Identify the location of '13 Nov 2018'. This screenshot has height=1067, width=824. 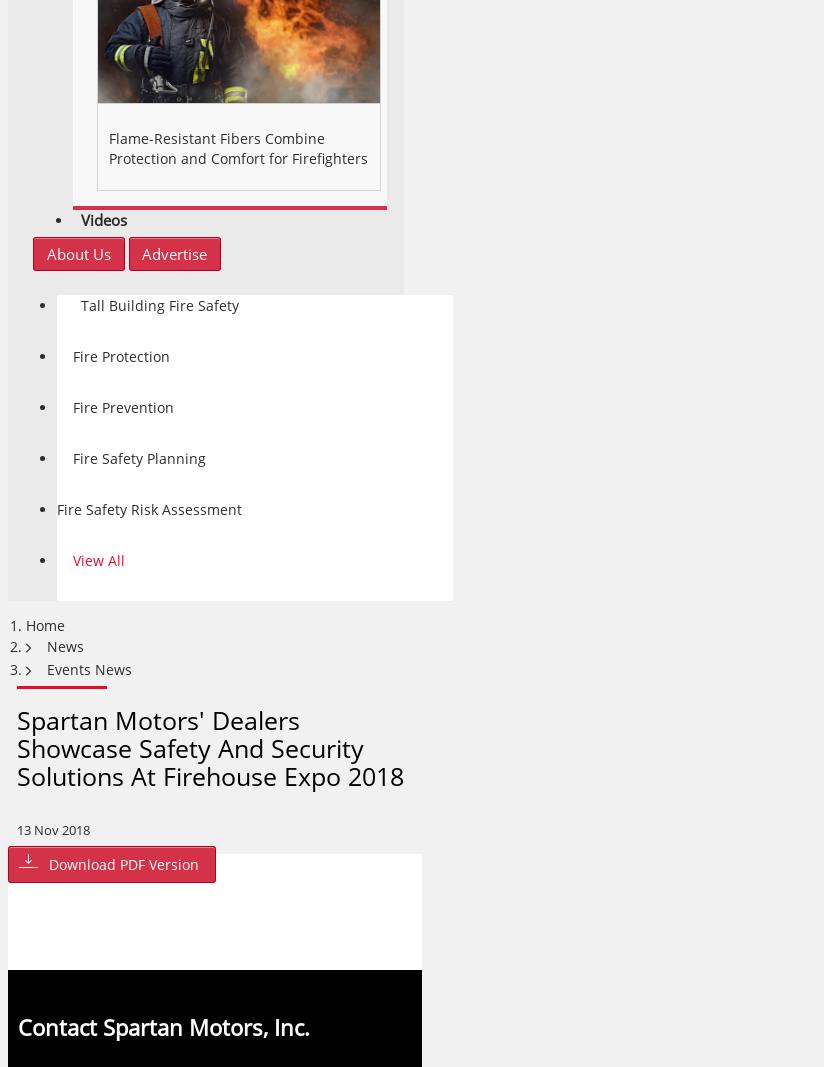
(53, 829).